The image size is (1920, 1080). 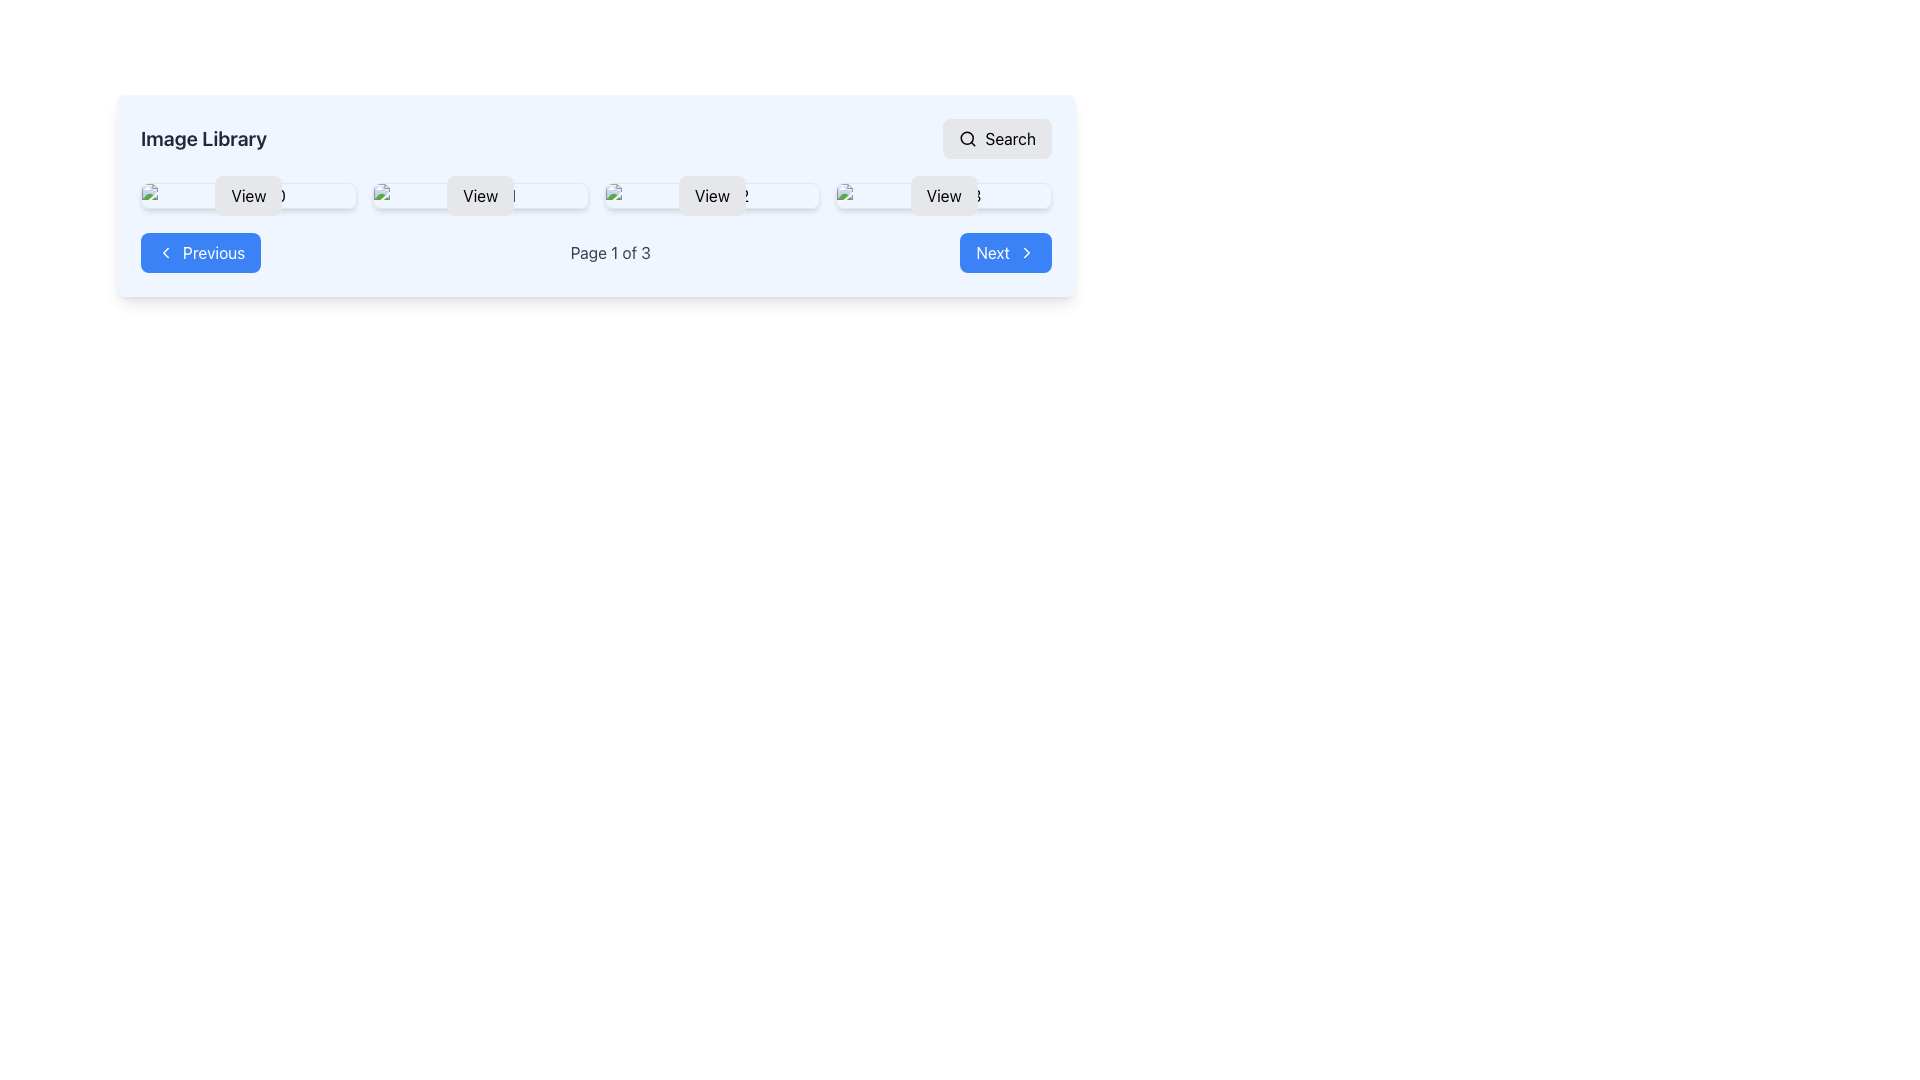 I want to click on the chevron icon located on the far left of the blue 'Previous' button, so click(x=166, y=252).